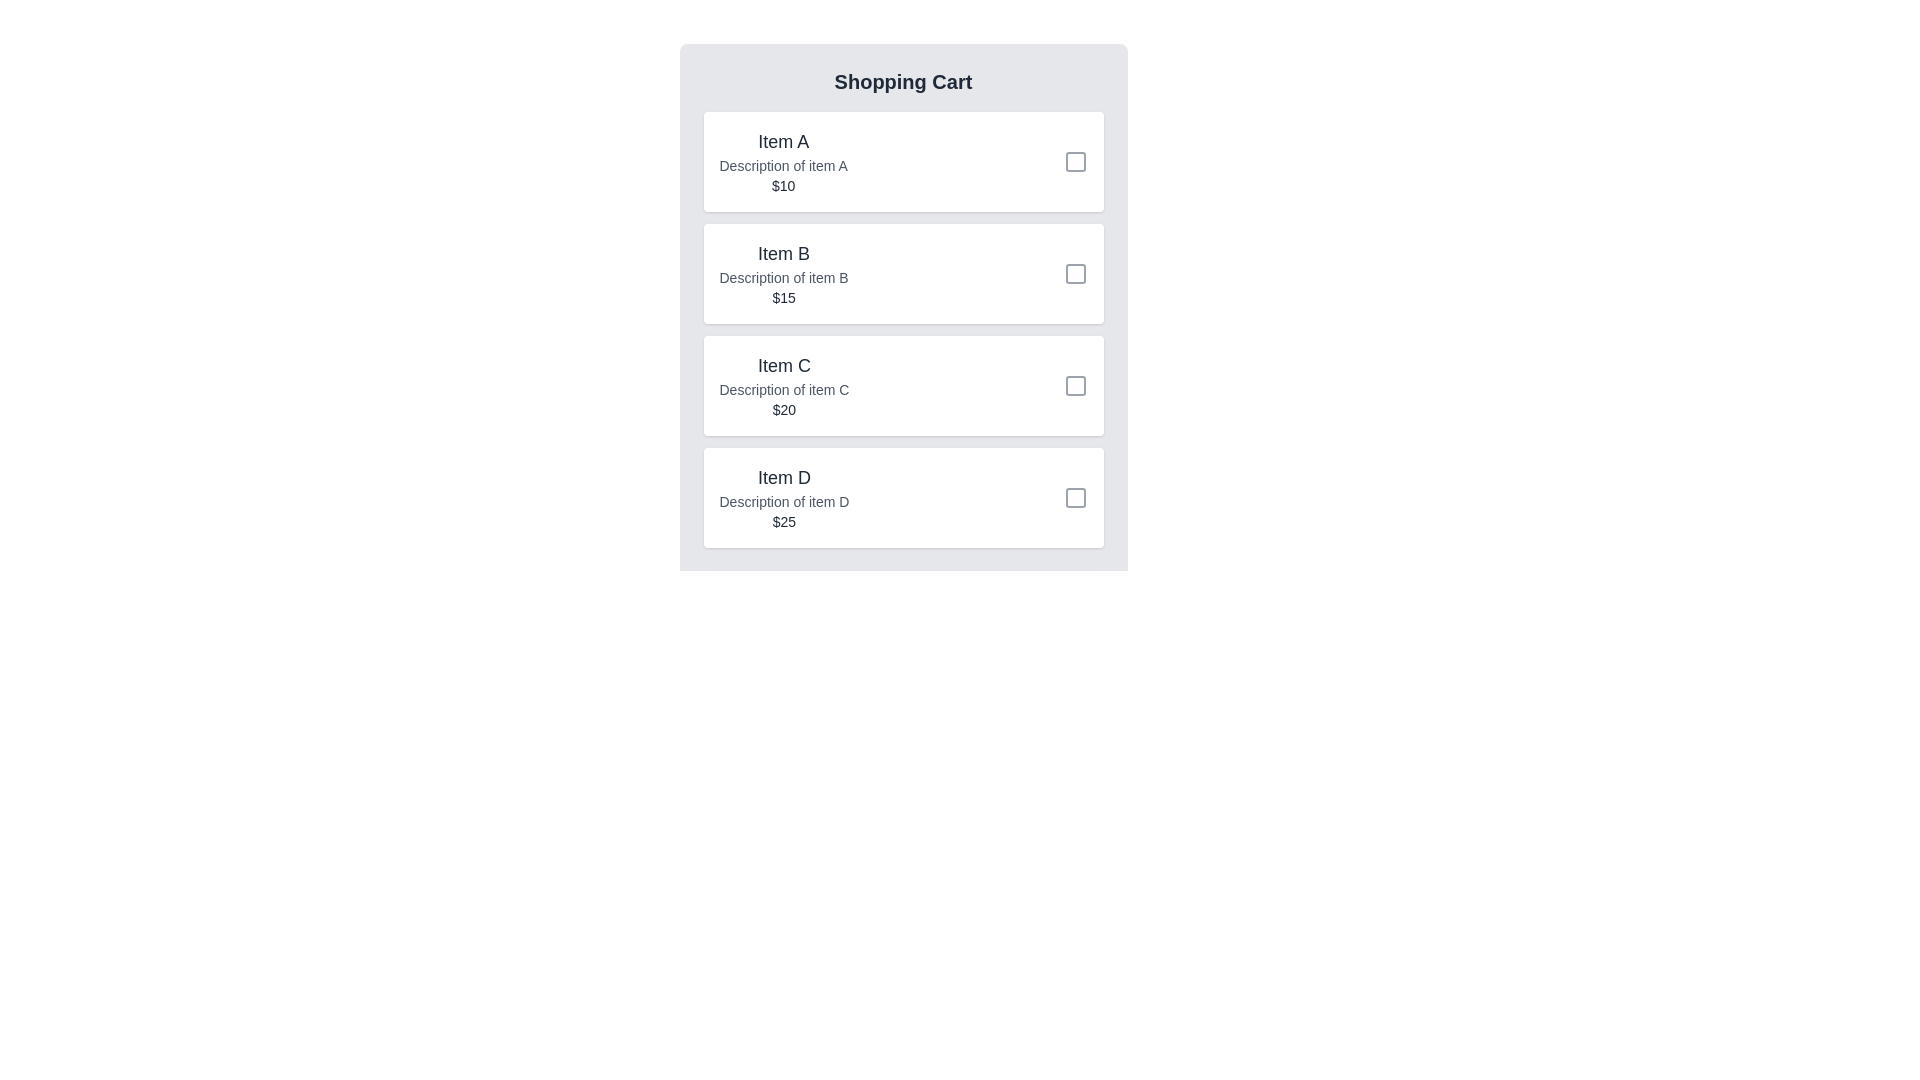 The image size is (1920, 1080). What do you see at coordinates (1074, 385) in the screenshot?
I see `the button associated with 'Item C' in the shopping cart` at bounding box center [1074, 385].